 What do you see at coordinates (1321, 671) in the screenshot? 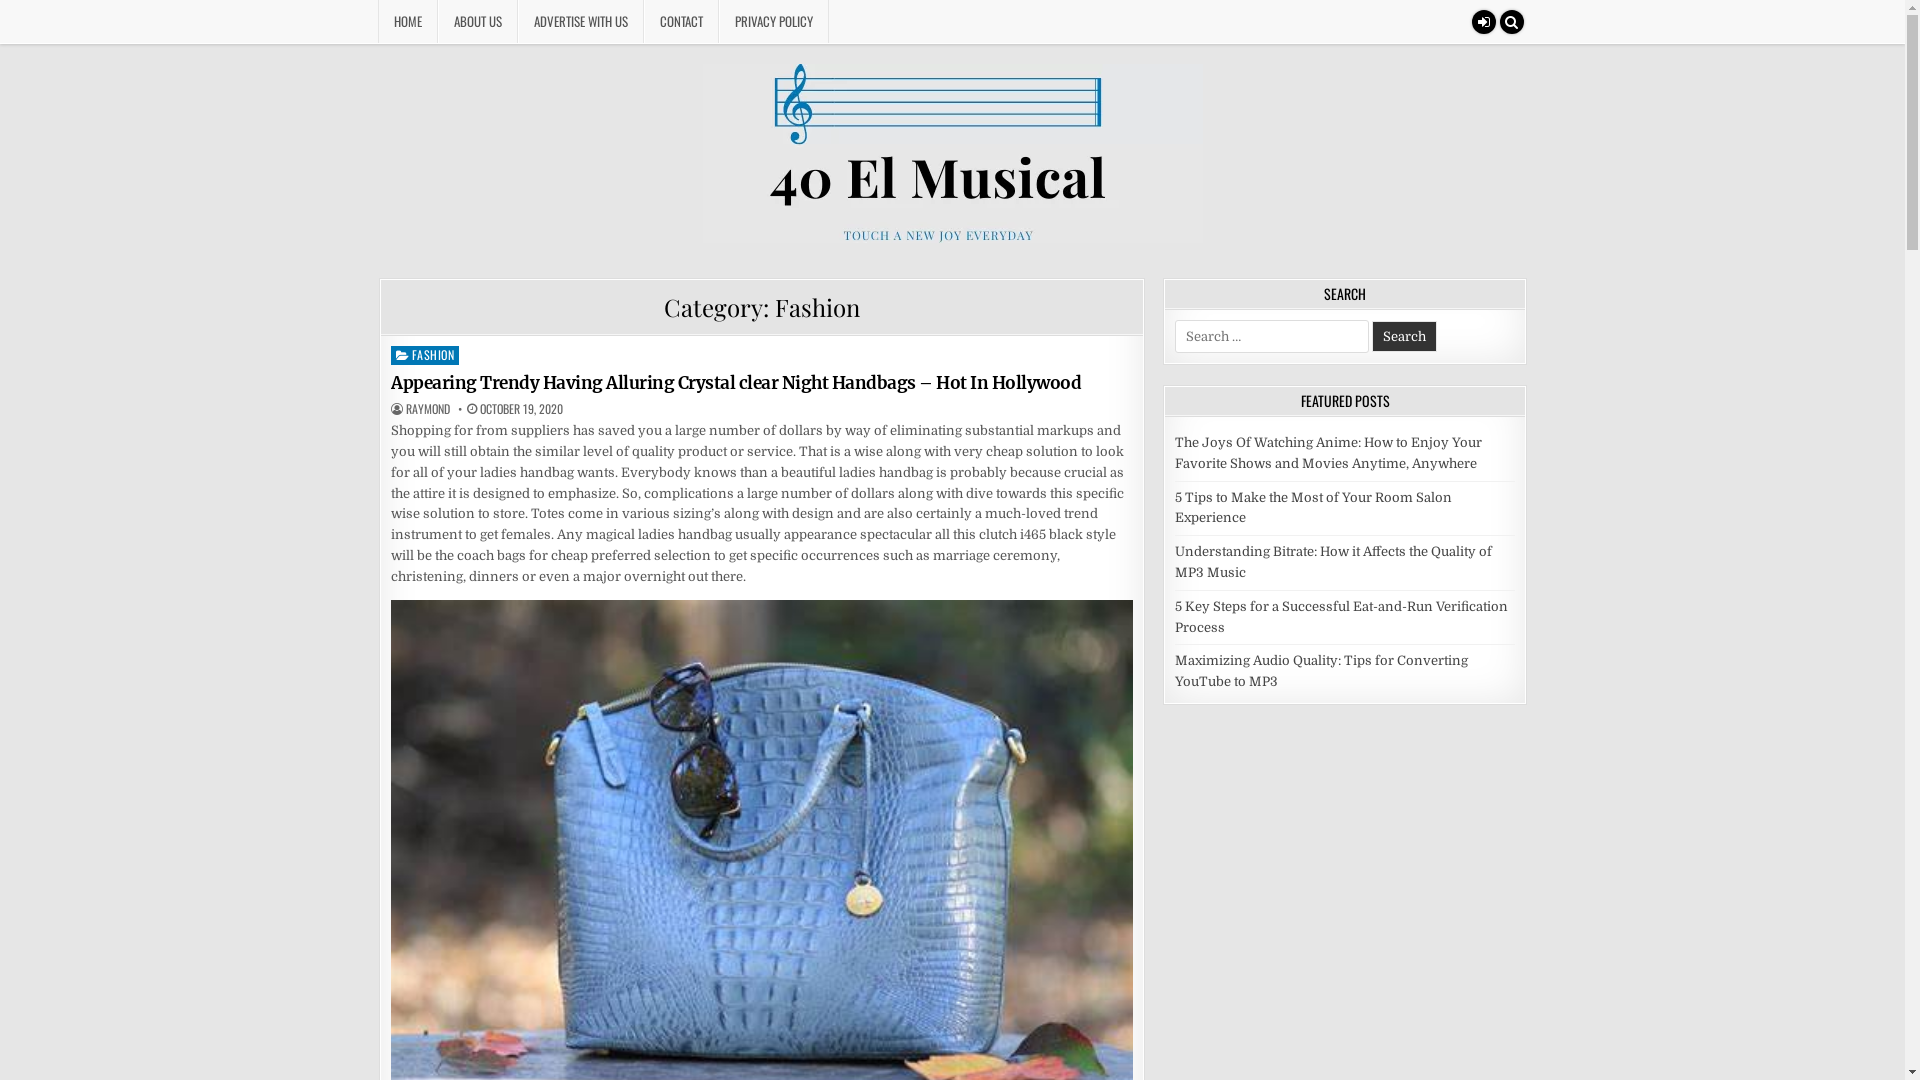
I see `'Maximizing Audio Quality: Tips for Converting YouTube to MP3'` at bounding box center [1321, 671].